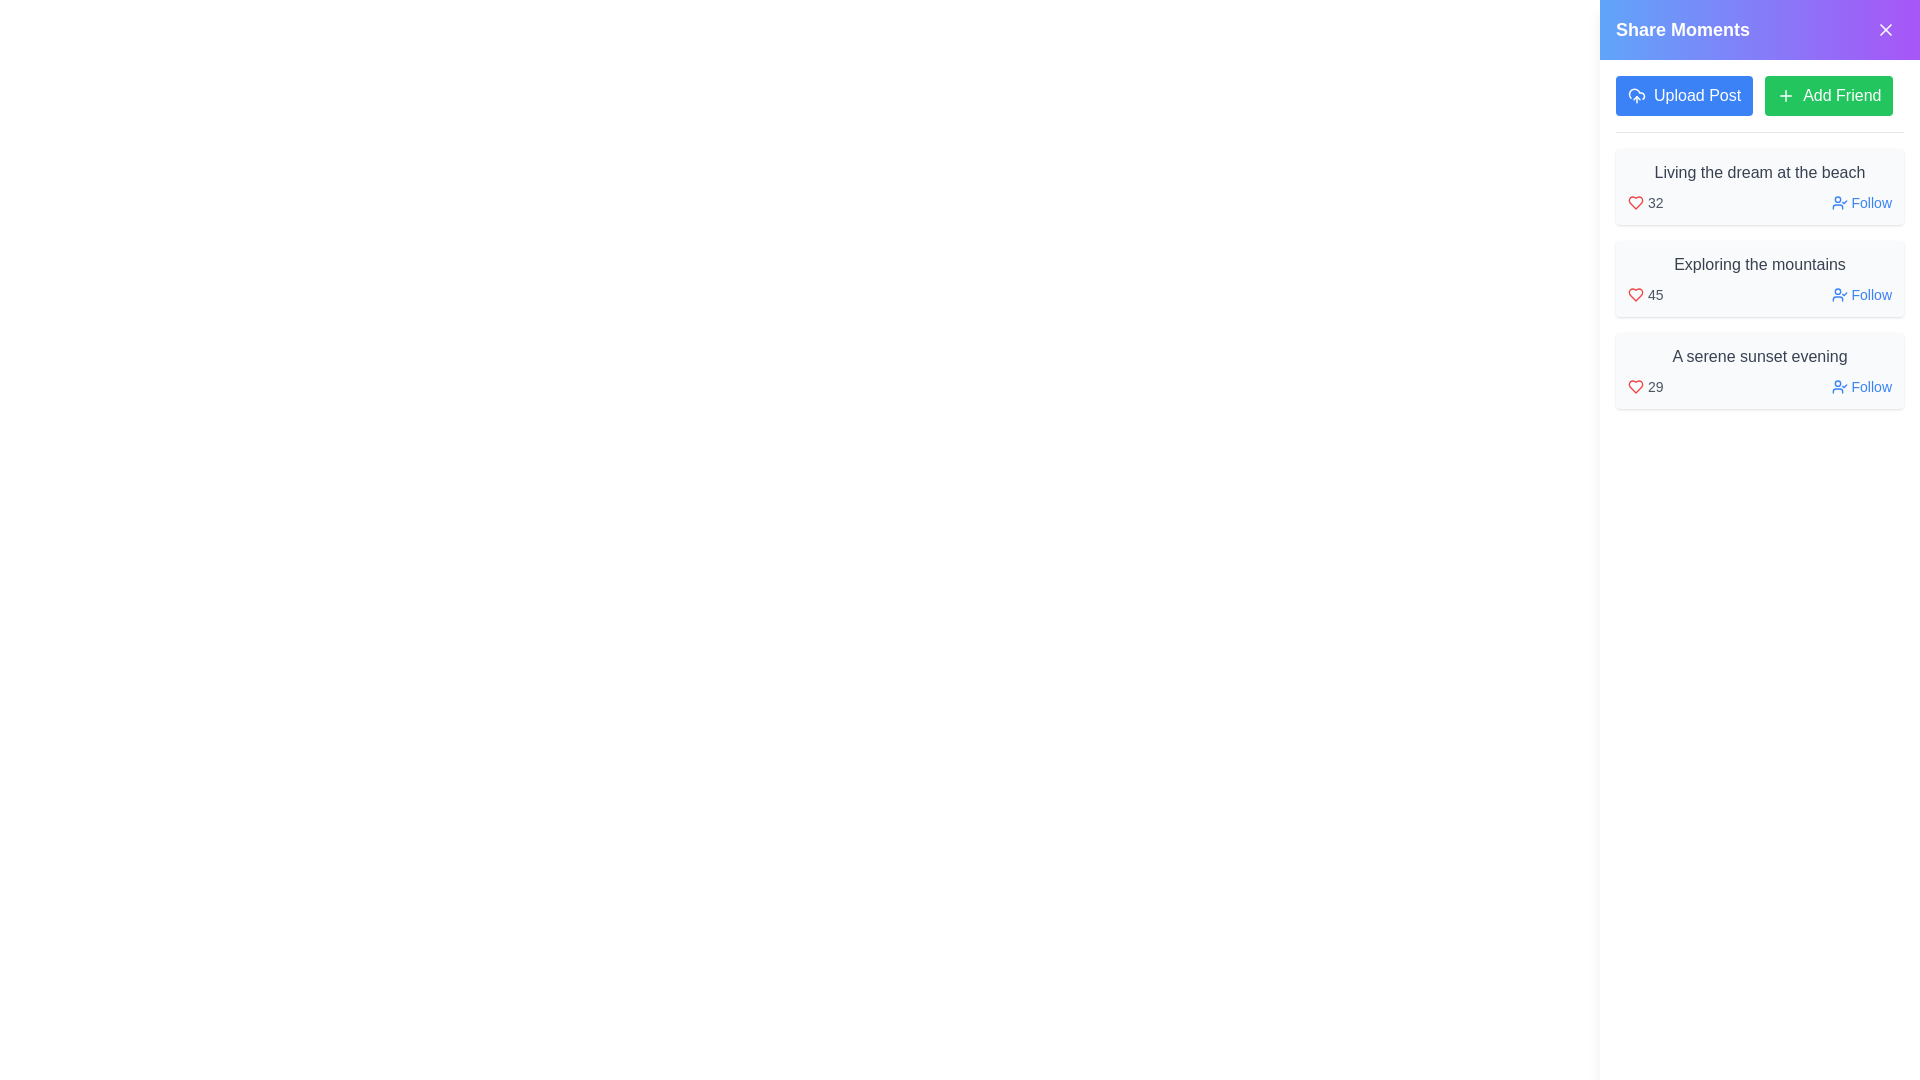 The image size is (1920, 1080). I want to click on the label that serves as a title or description for the associated card, located in the vertical list of cards in the sidebar, specifically the center text of the second card from the top, so click(1760, 264).